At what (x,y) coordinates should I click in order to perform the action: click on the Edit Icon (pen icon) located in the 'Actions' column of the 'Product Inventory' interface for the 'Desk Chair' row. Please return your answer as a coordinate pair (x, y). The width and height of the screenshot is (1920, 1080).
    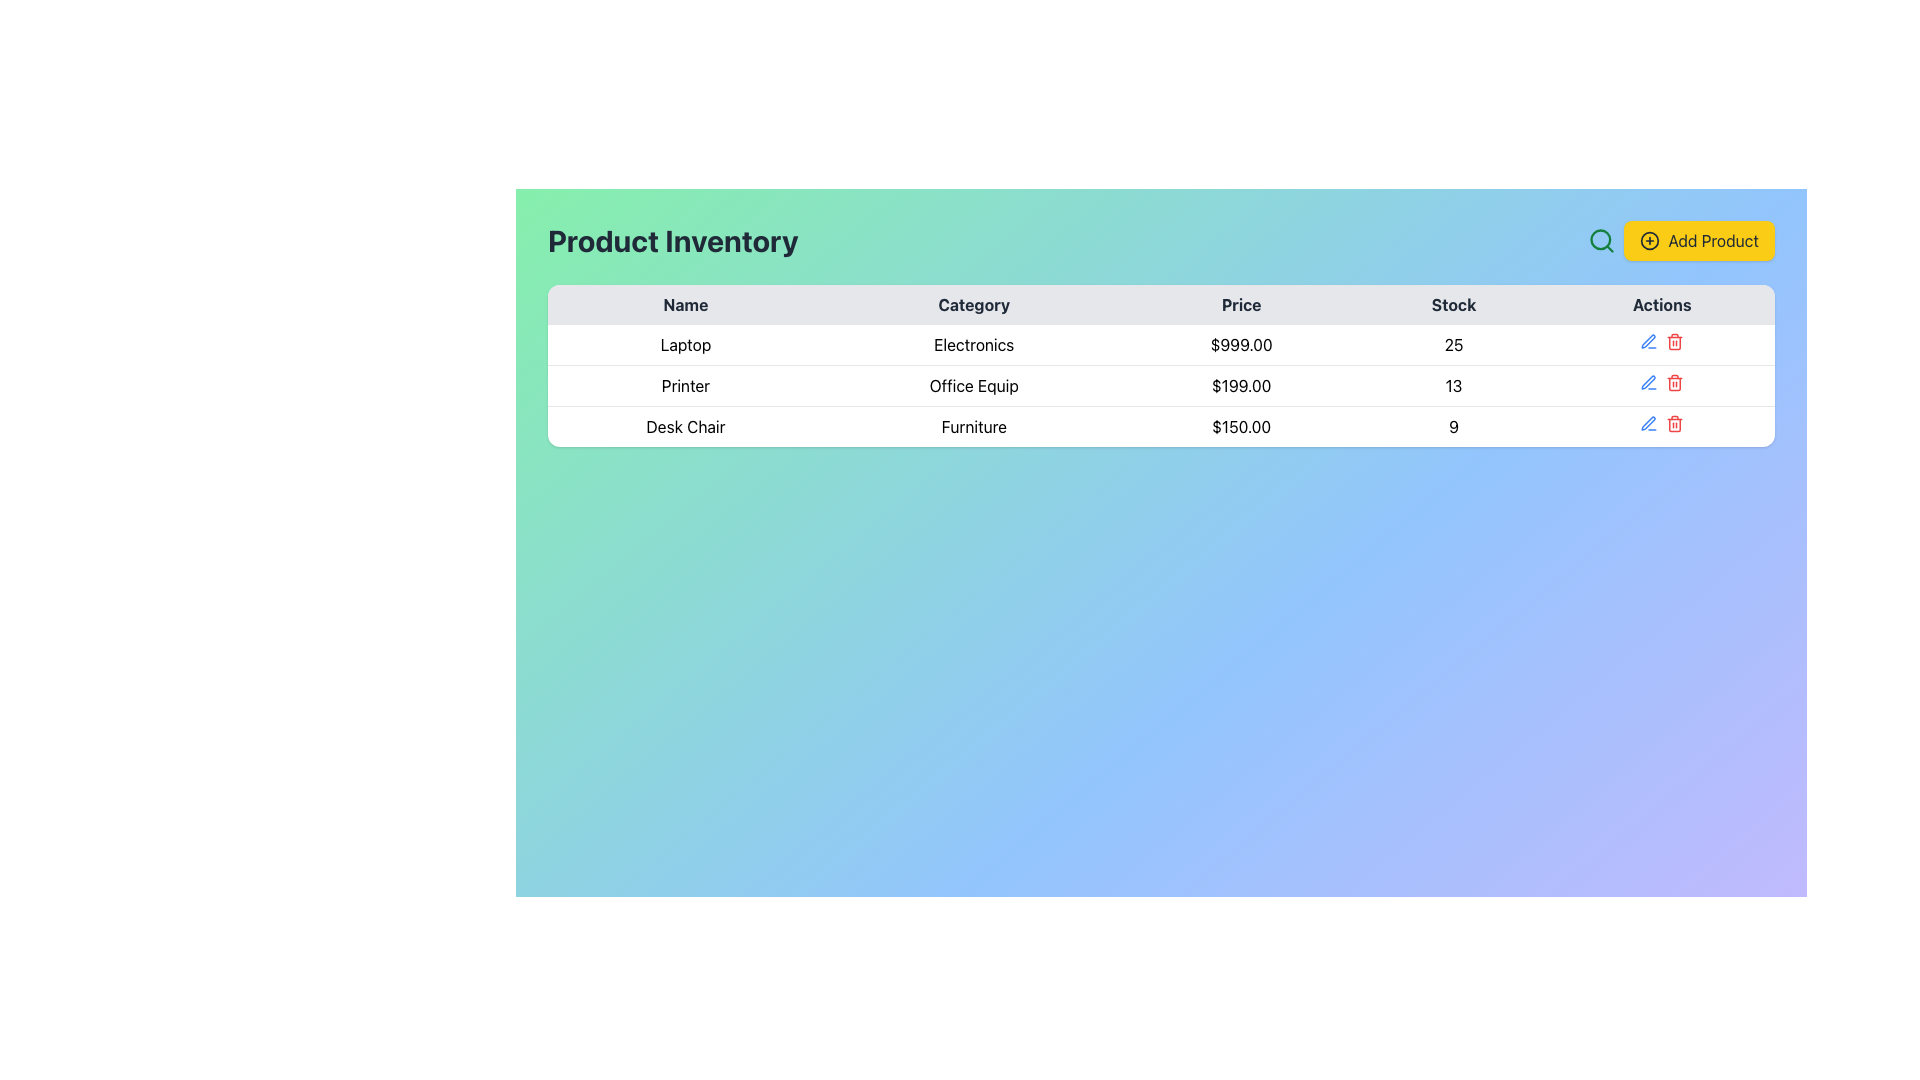
    Looking at the image, I should click on (1648, 382).